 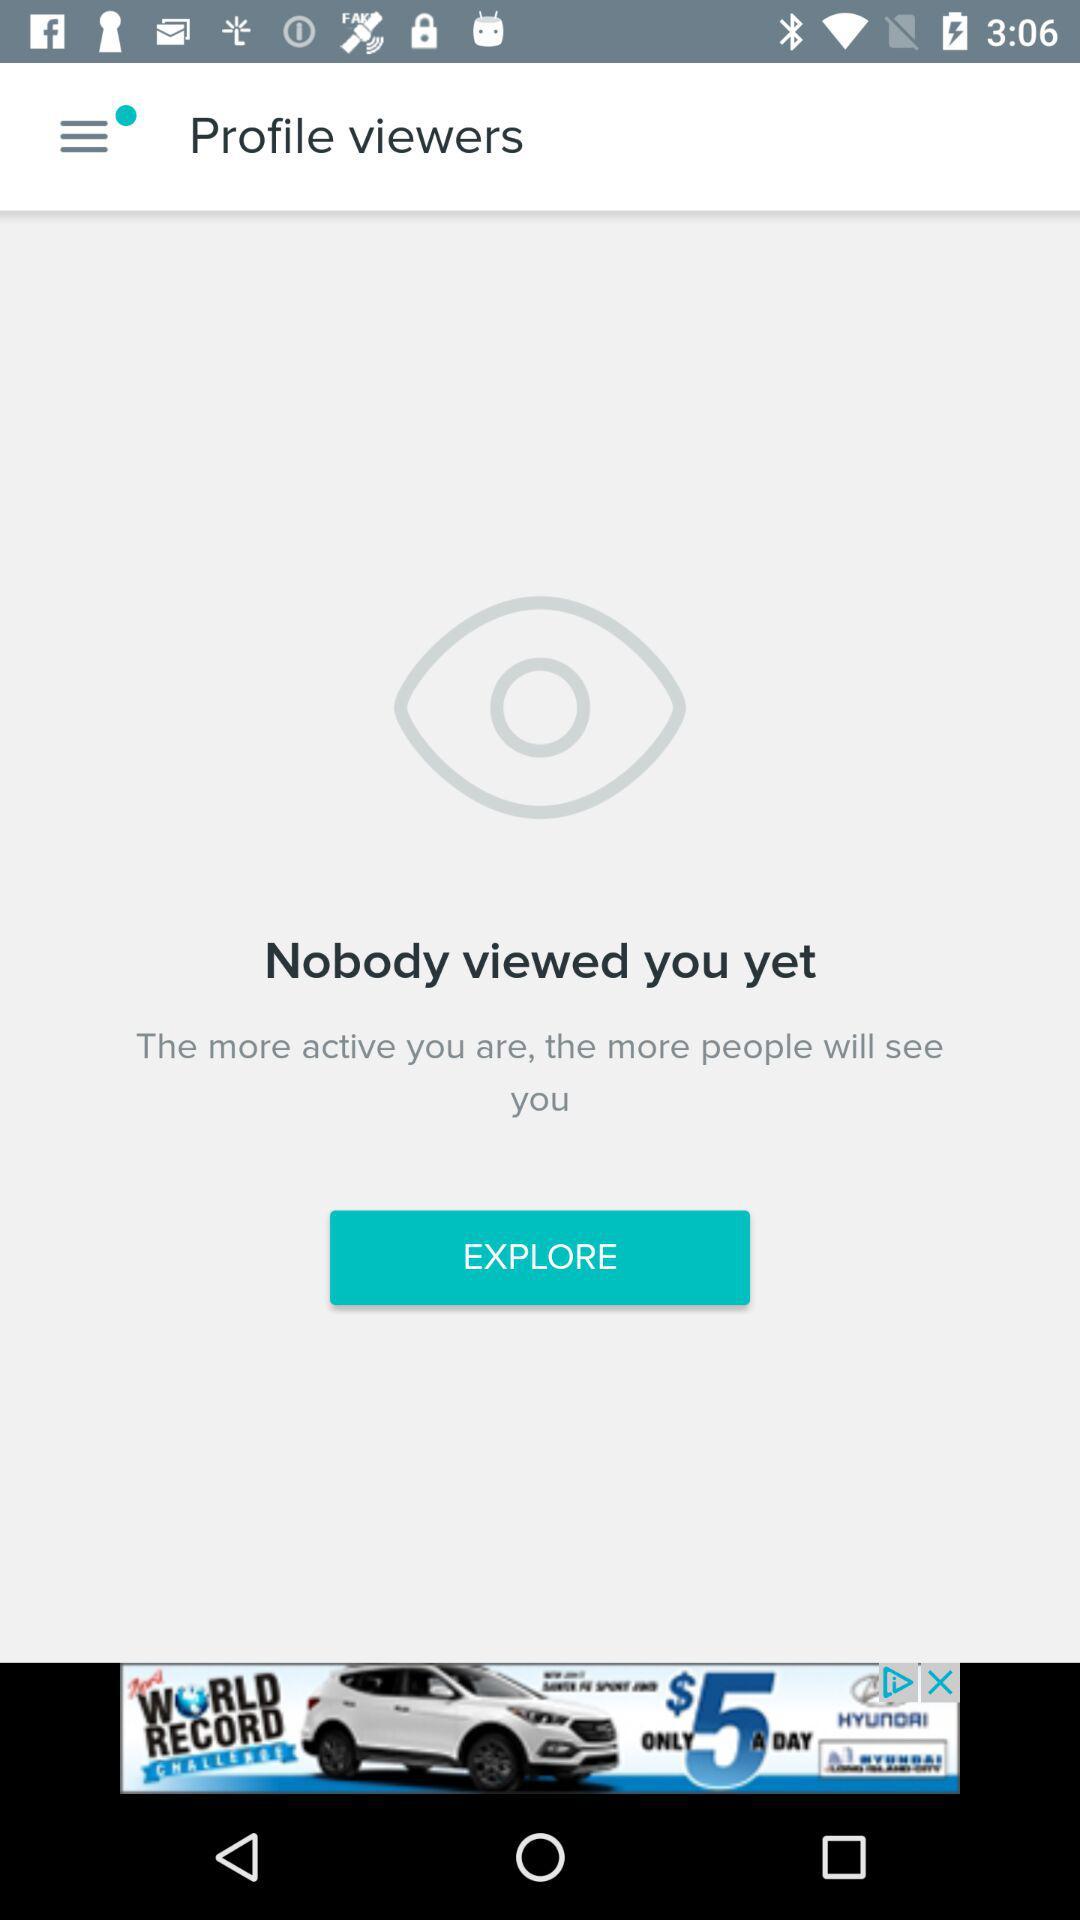 I want to click on menu, so click(x=83, y=135).